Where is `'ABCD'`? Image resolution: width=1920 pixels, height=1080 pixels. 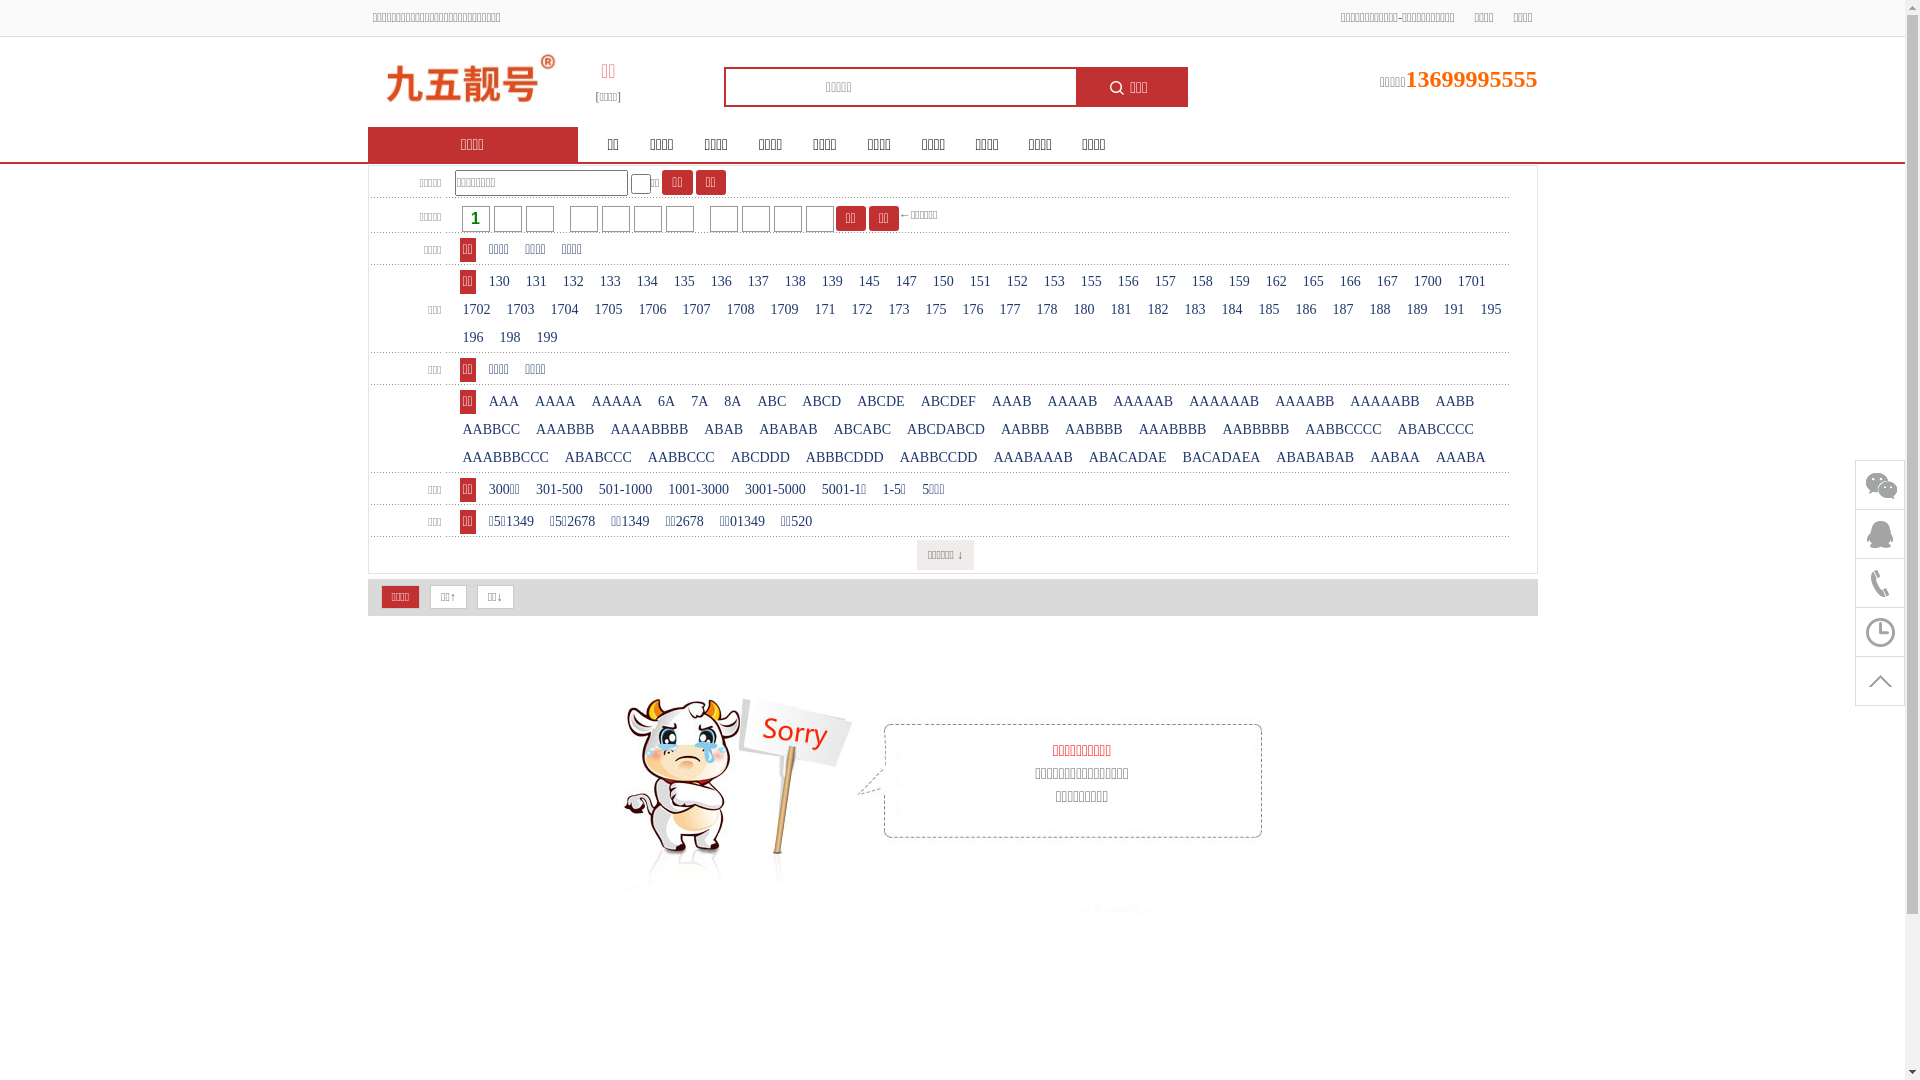 'ABCD' is located at coordinates (821, 401).